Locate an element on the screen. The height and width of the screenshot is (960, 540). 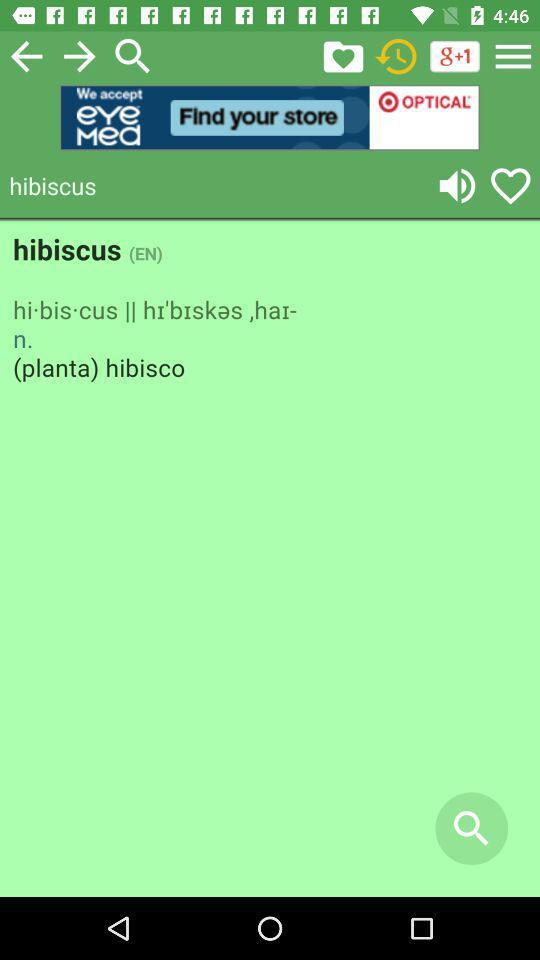
the folder icon is located at coordinates (342, 55).